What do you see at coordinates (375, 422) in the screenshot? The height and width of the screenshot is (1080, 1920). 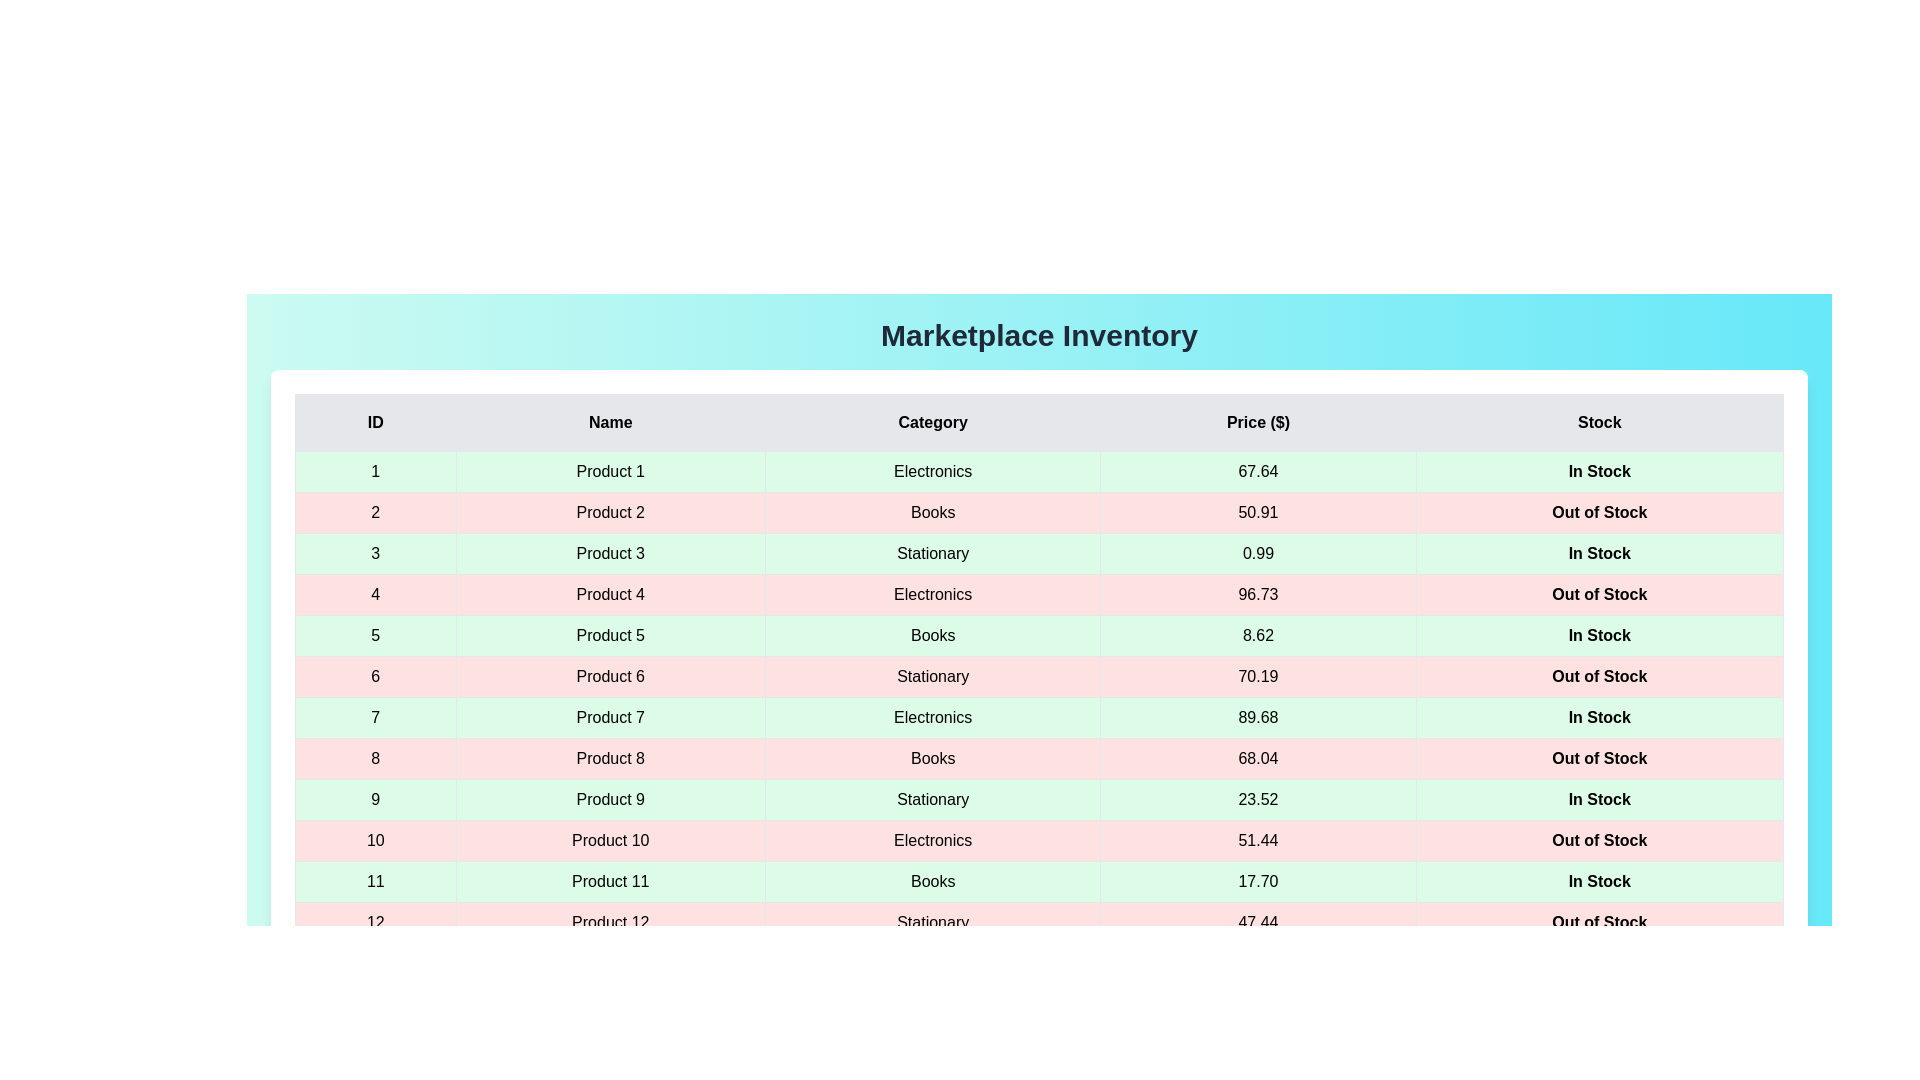 I see `the column header labeled 'ID' to sort the table by that column` at bounding box center [375, 422].